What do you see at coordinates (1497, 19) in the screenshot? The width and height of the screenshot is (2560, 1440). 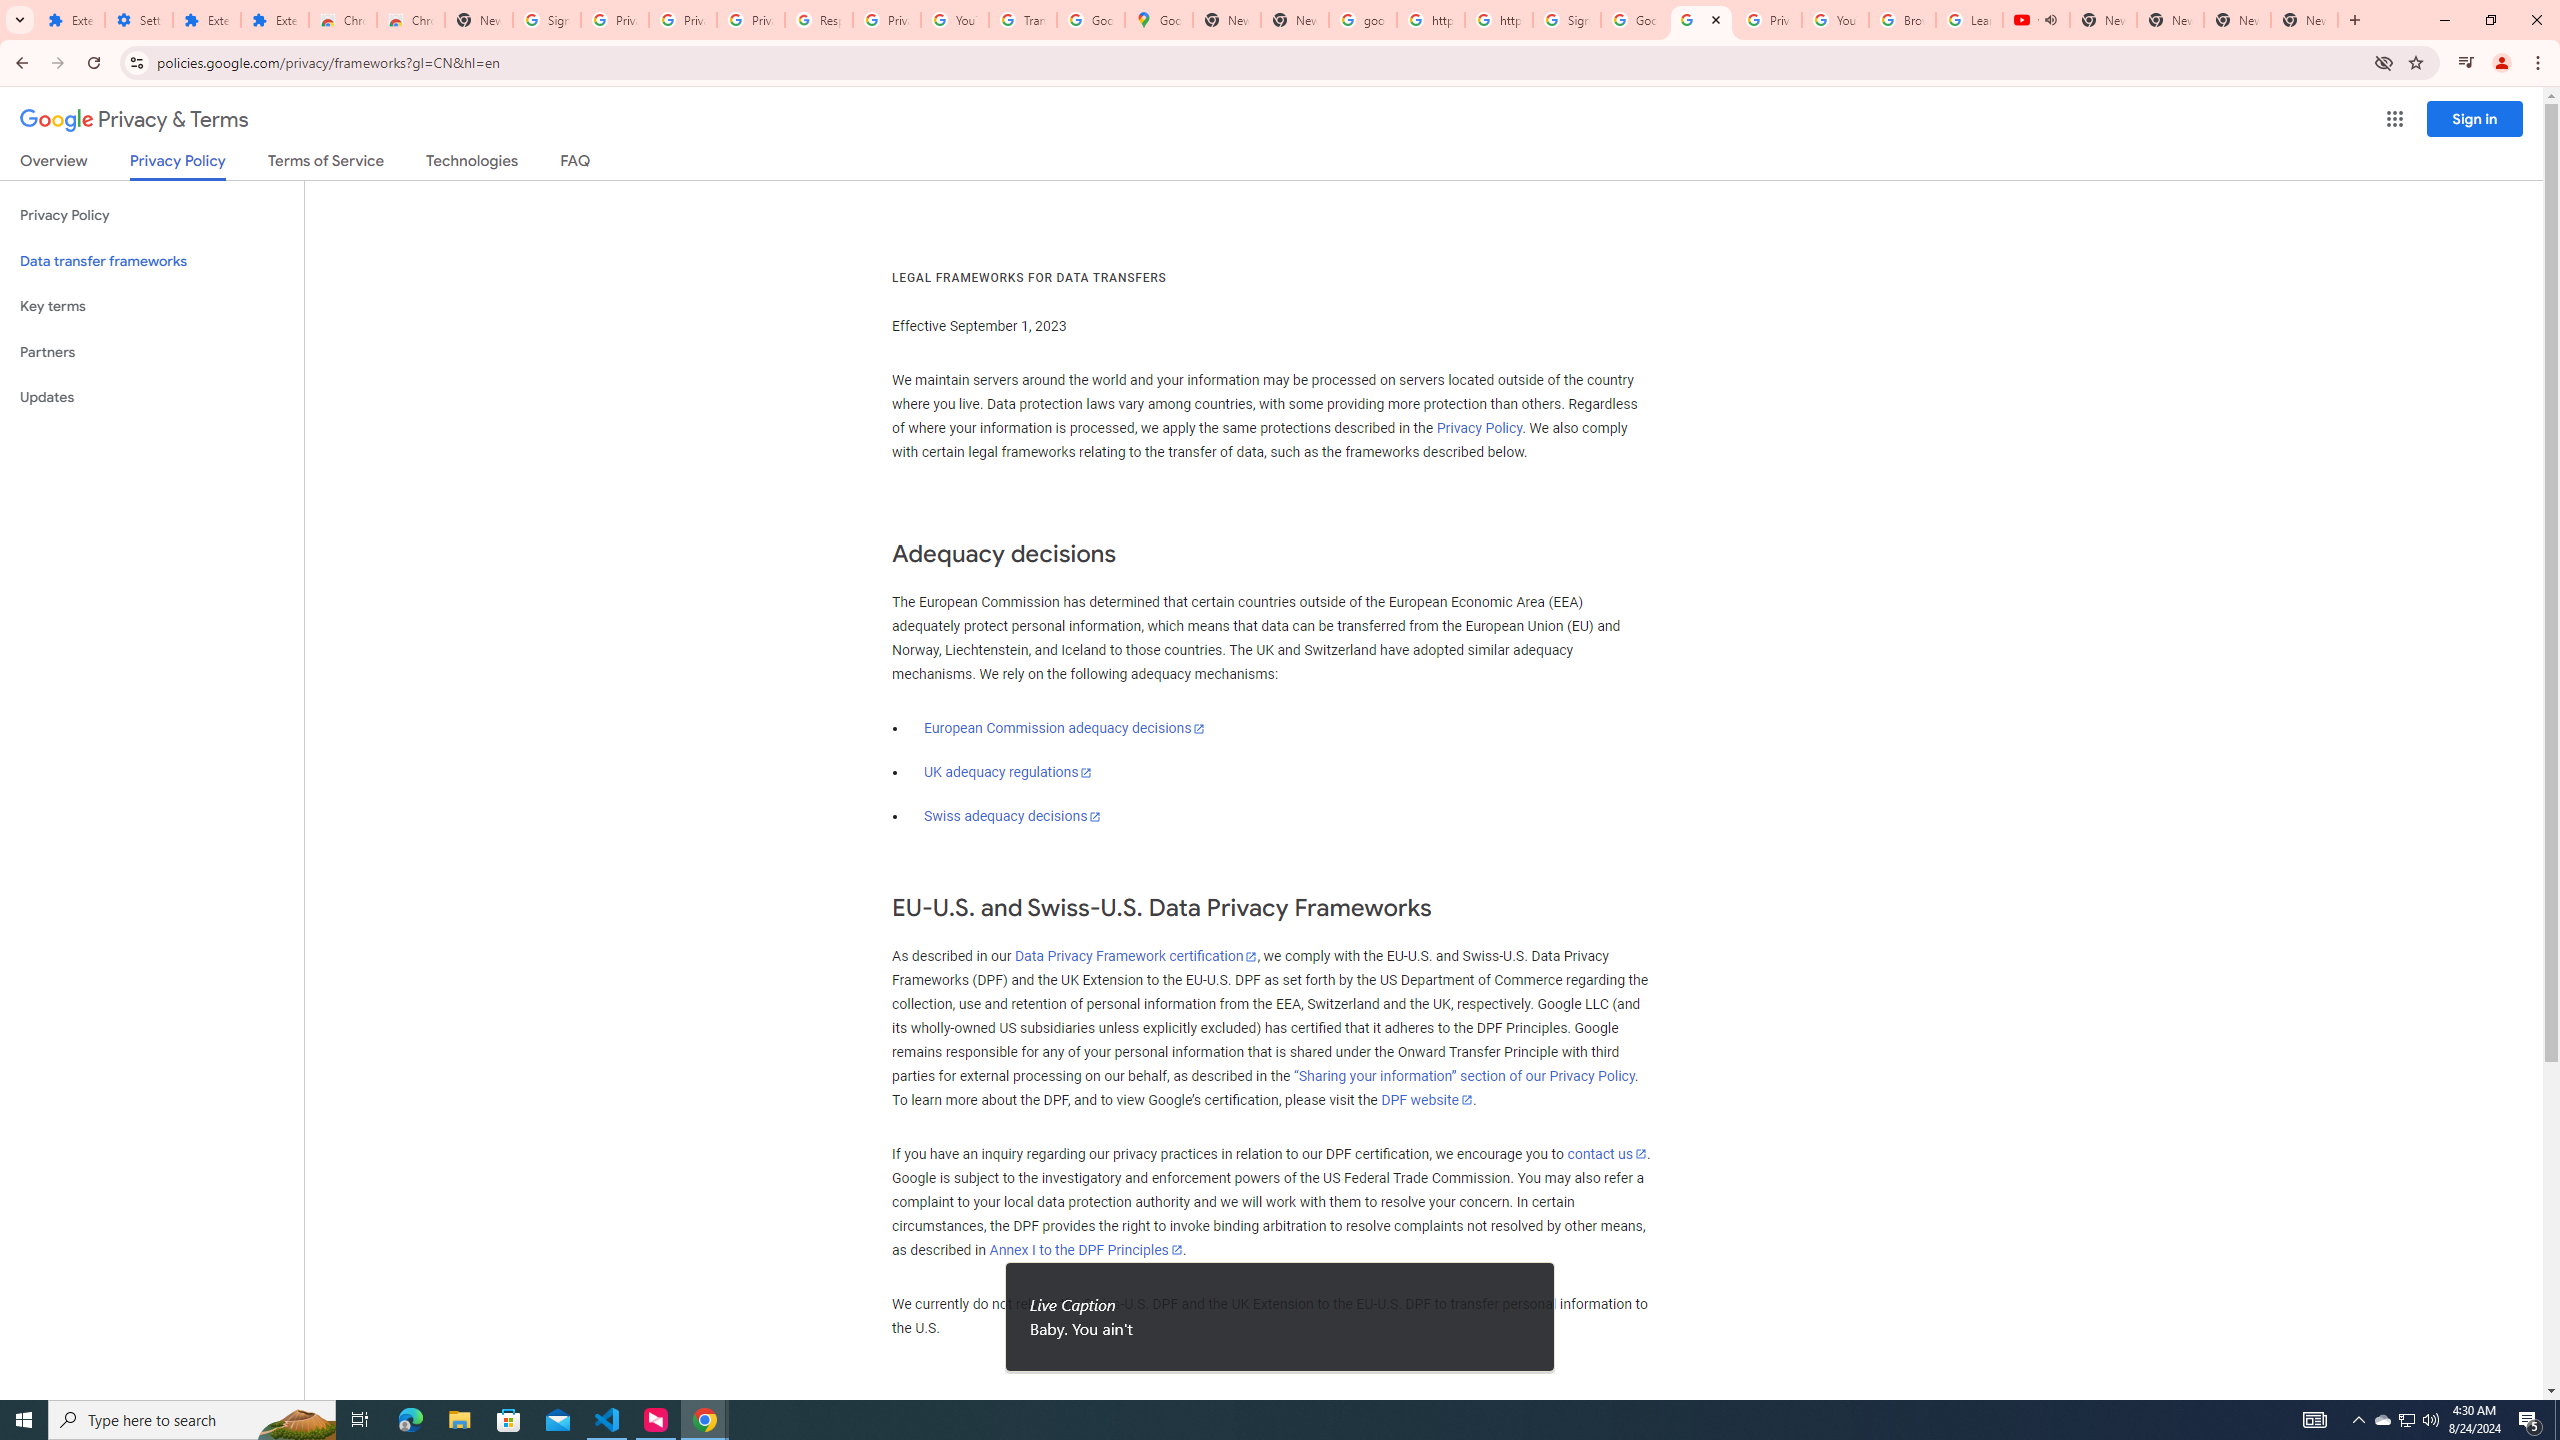 I see `'https://scholar.google.com/'` at bounding box center [1497, 19].